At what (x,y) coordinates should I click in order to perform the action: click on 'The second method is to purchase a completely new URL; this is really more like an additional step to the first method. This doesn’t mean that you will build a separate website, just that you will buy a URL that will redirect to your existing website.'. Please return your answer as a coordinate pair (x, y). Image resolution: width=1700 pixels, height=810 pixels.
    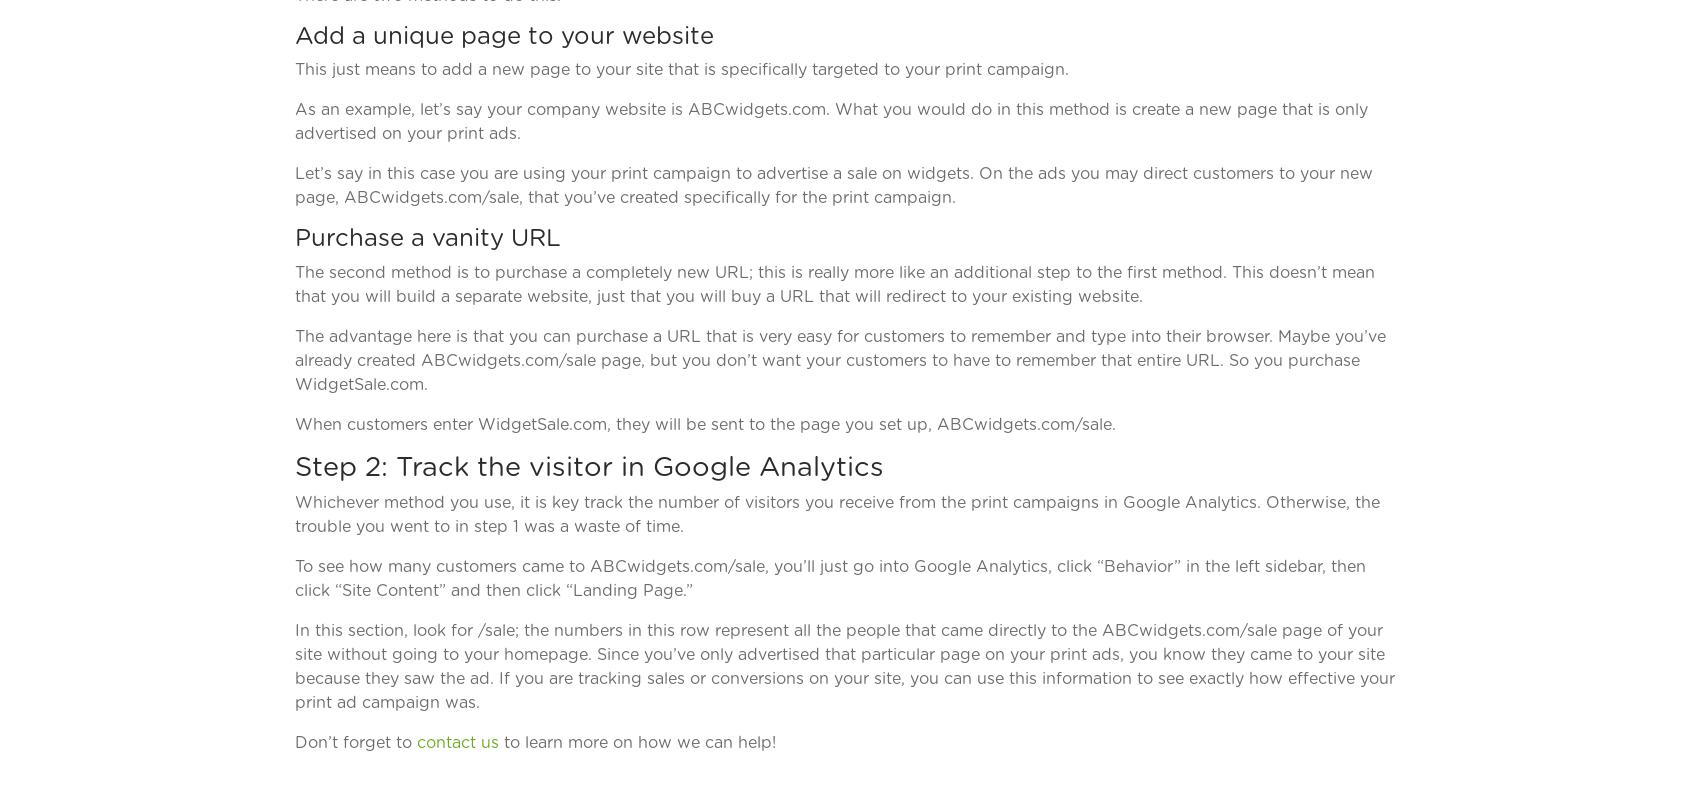
    Looking at the image, I should click on (834, 282).